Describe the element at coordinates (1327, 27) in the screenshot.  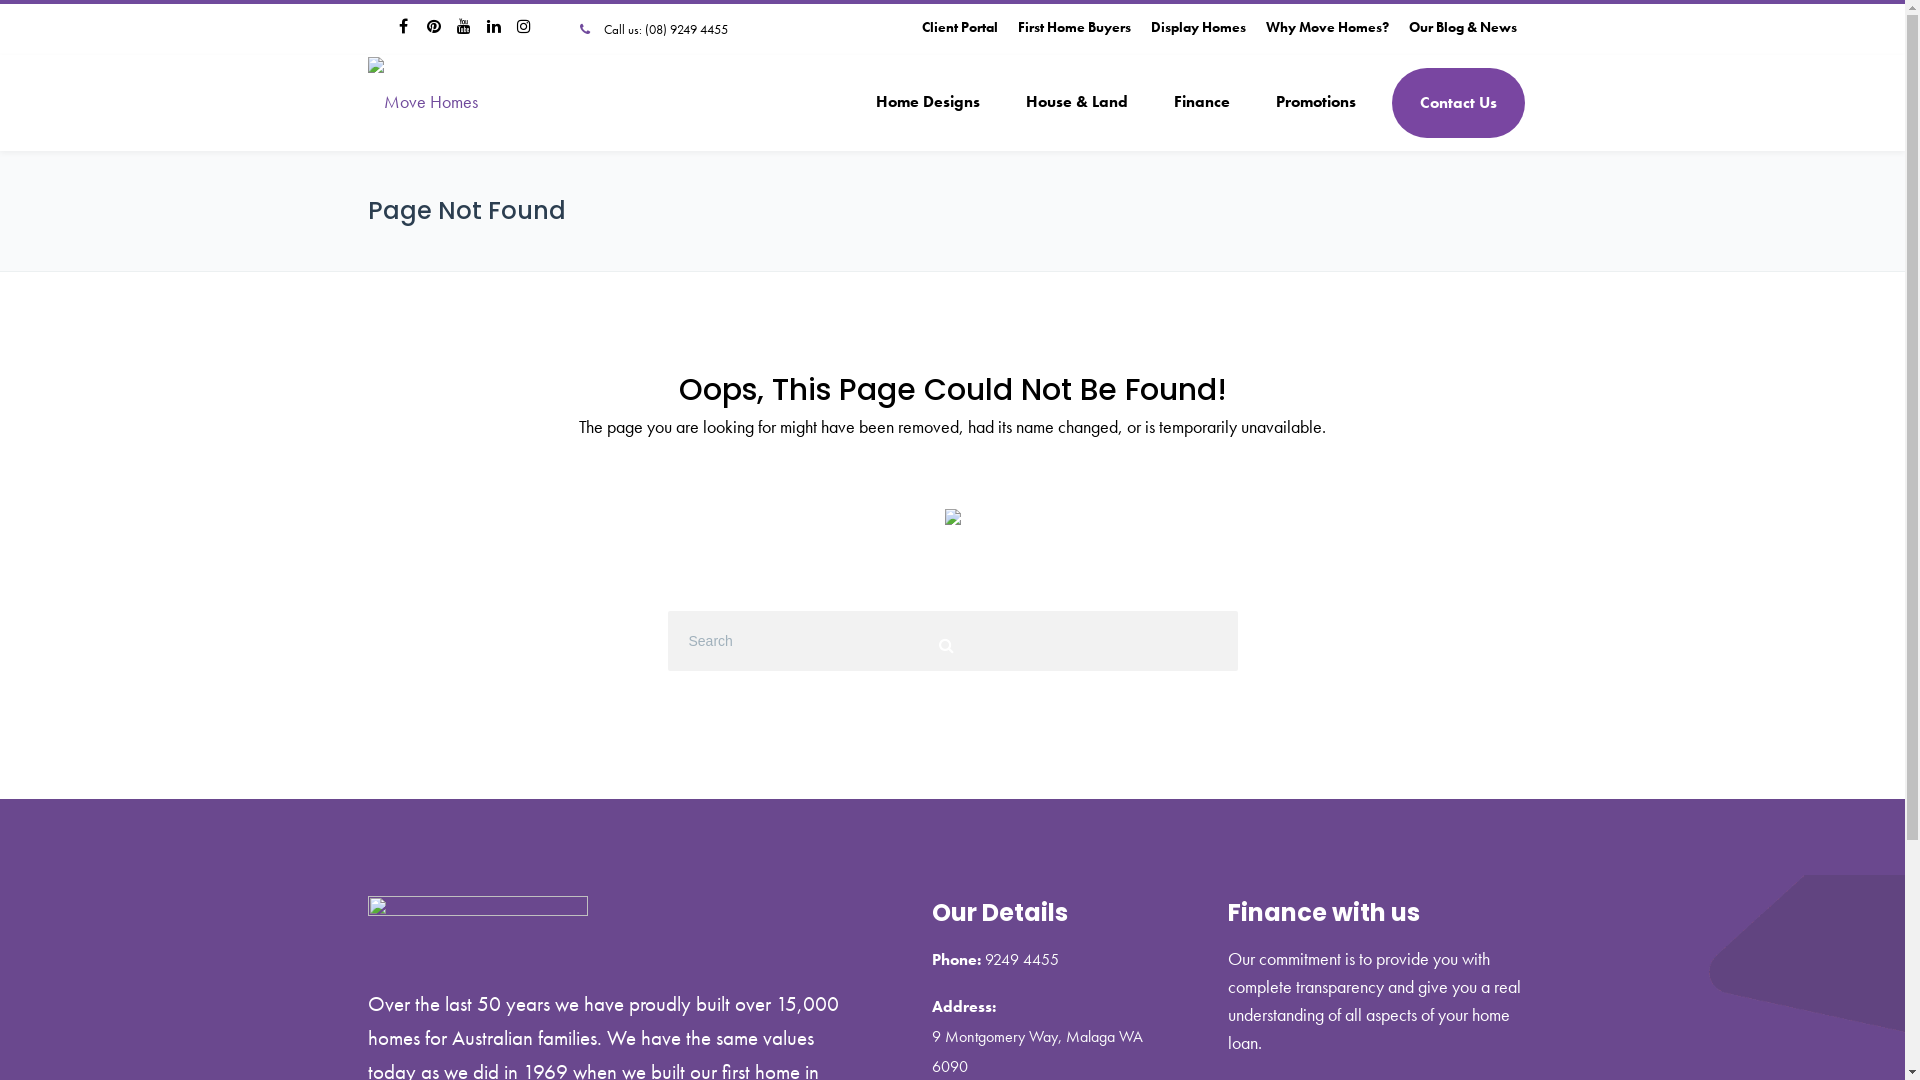
I see `'Why Move Homes?'` at that location.